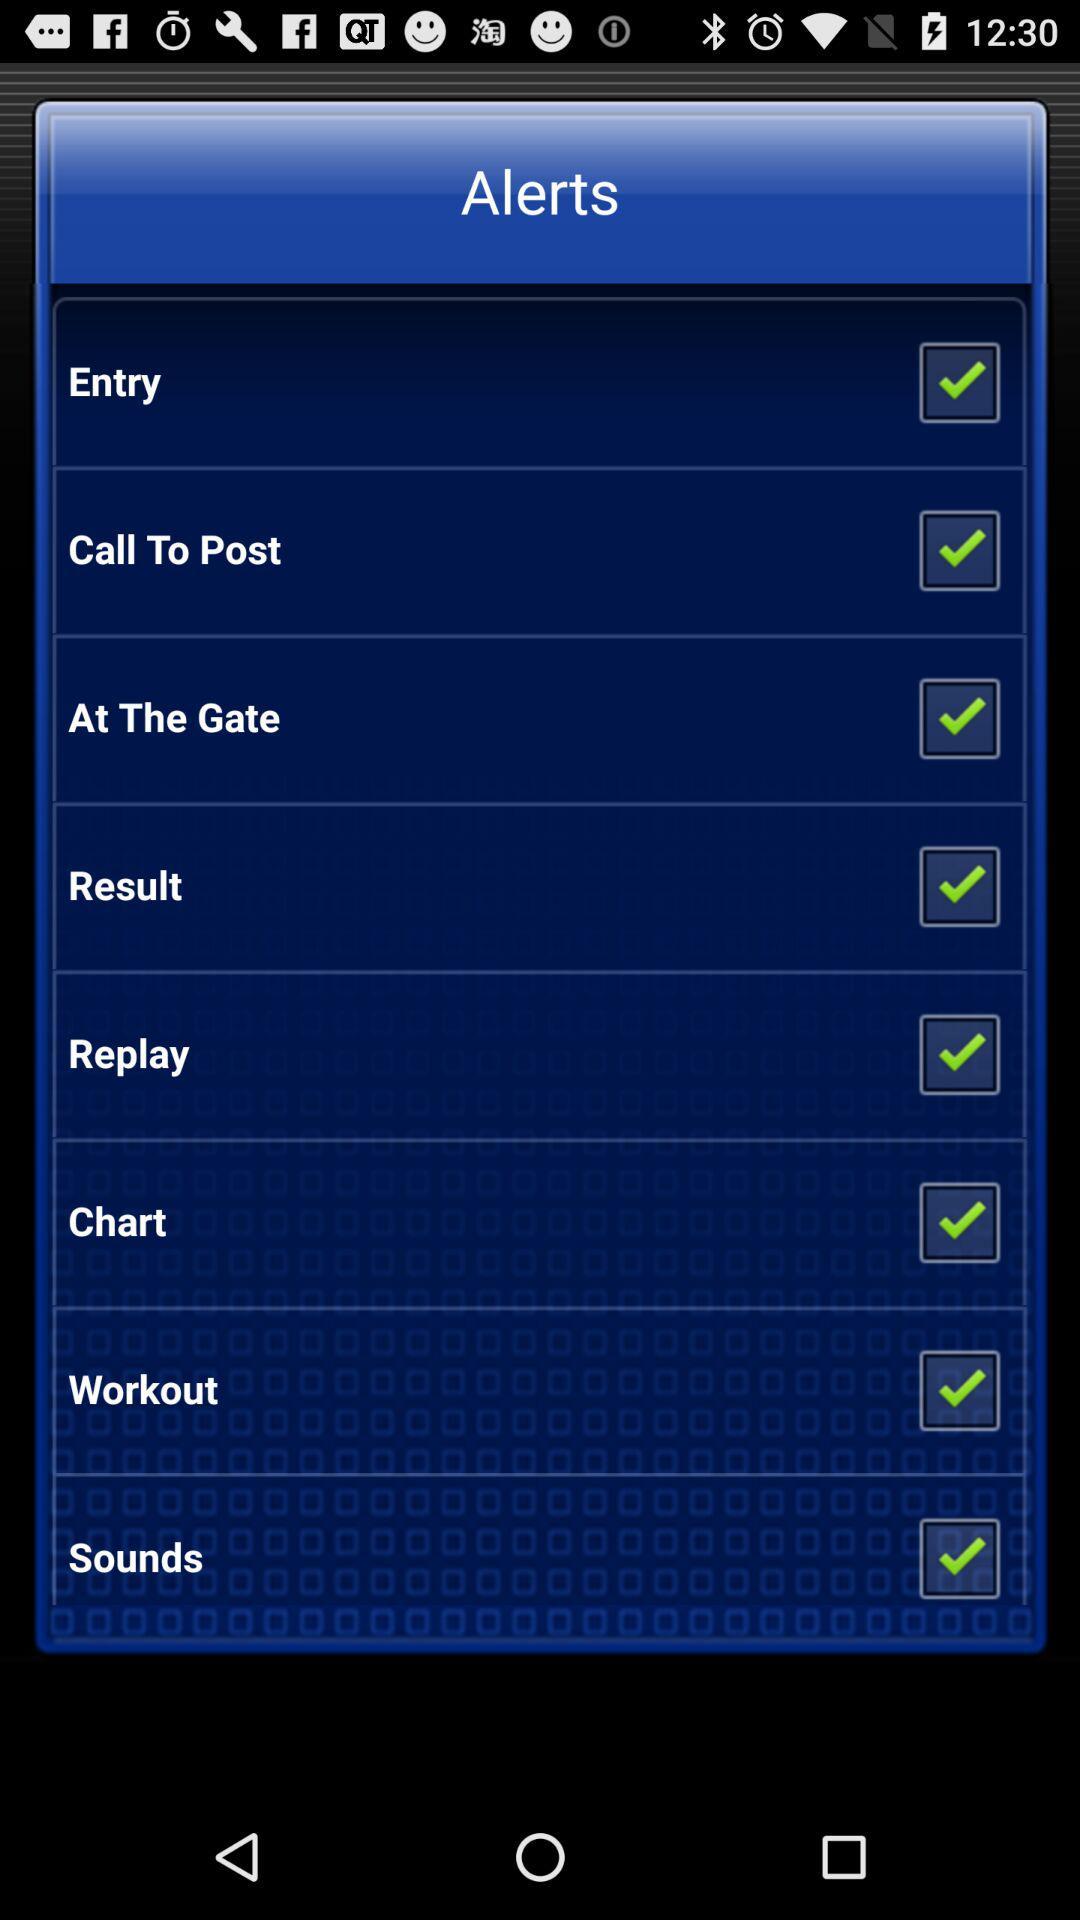 This screenshot has width=1080, height=1920. I want to click on the icon to the right of the replay item, so click(957, 1051).